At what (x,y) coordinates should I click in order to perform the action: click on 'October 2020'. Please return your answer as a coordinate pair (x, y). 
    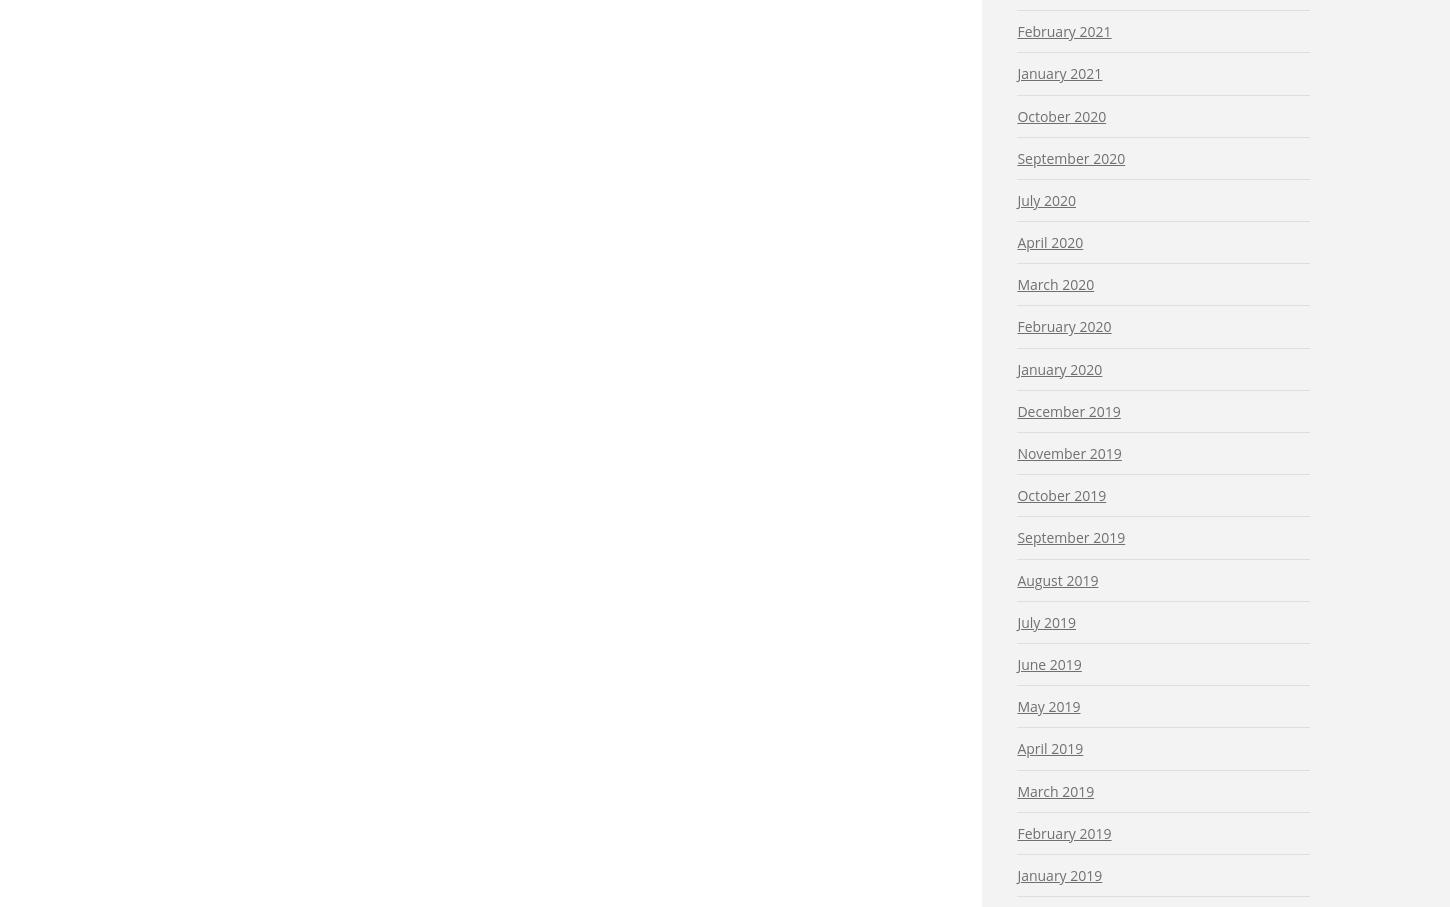
    Looking at the image, I should click on (1061, 114).